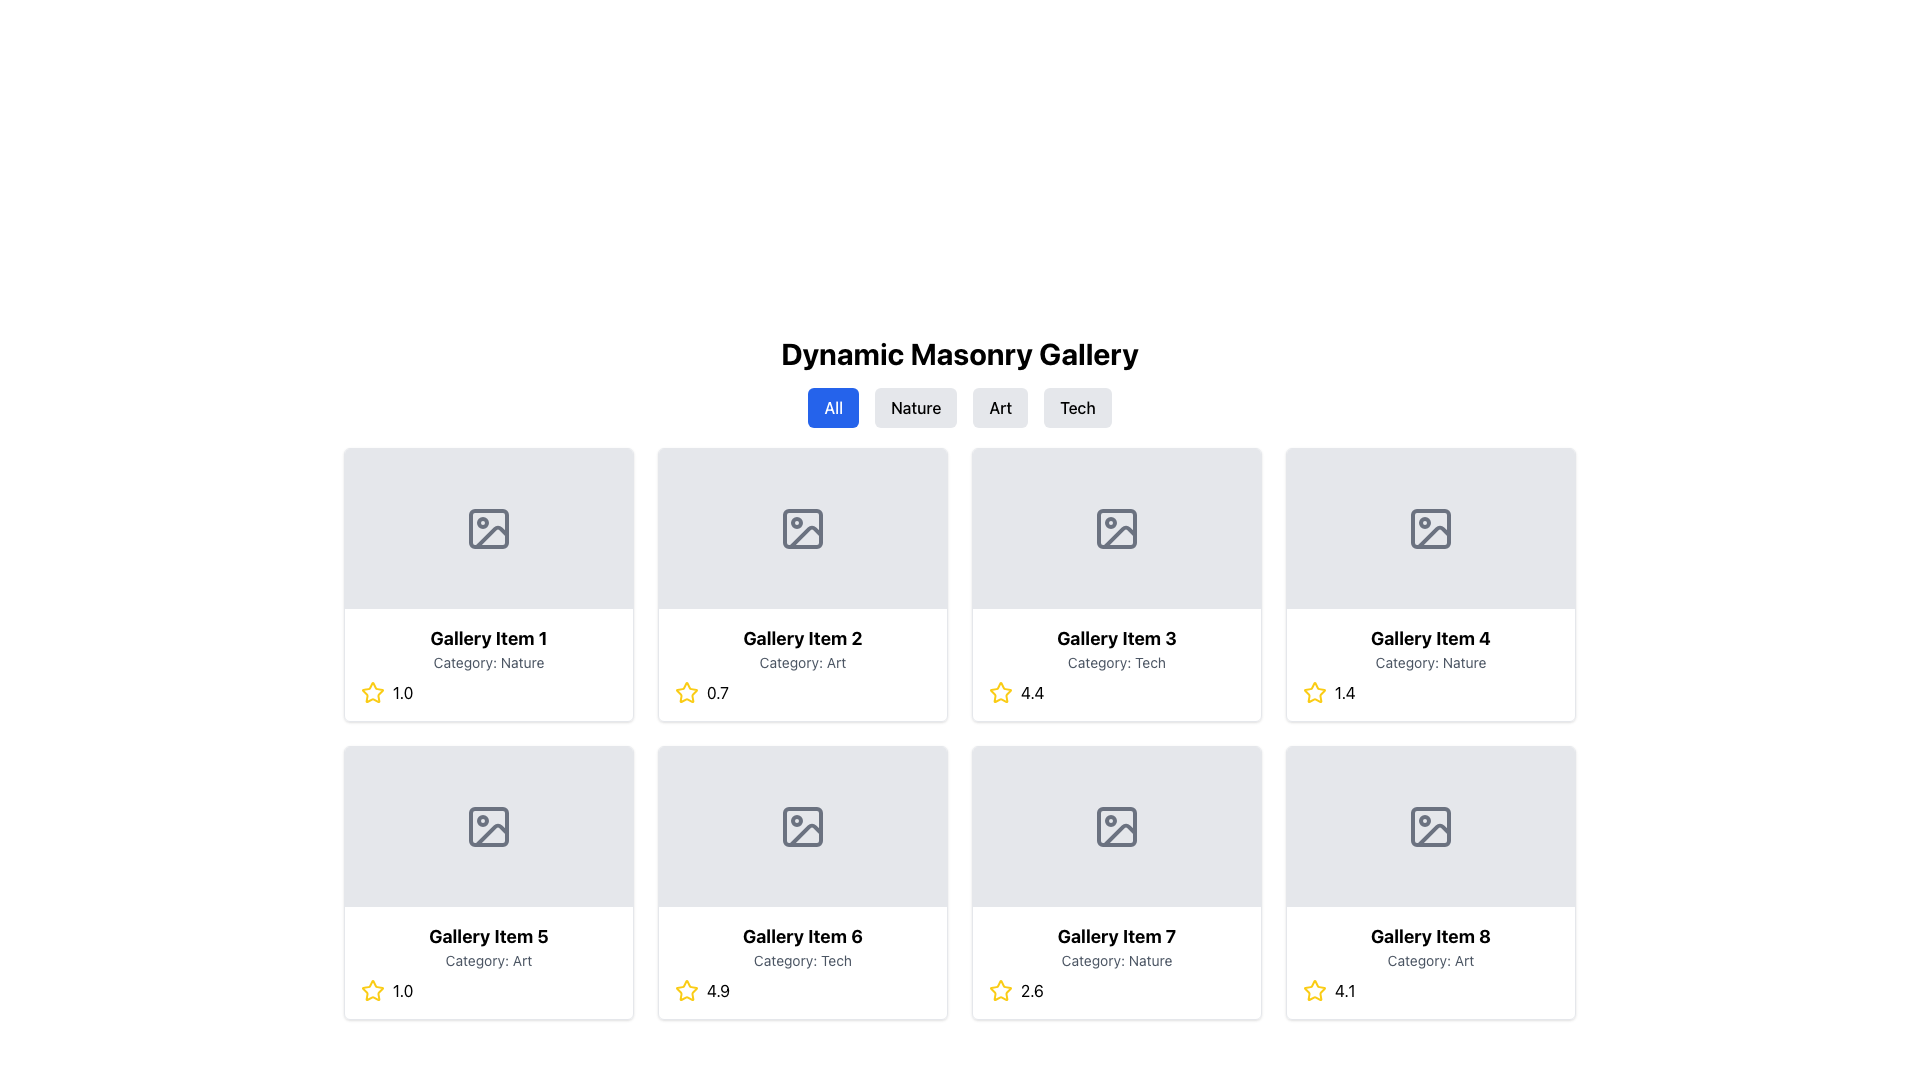 Image resolution: width=1920 pixels, height=1080 pixels. What do you see at coordinates (802, 527) in the screenshot?
I see `the decorative graphic element with rounded corners located in the top-left quadrant of the image placeholder icon within 'Gallery Item 2'` at bounding box center [802, 527].